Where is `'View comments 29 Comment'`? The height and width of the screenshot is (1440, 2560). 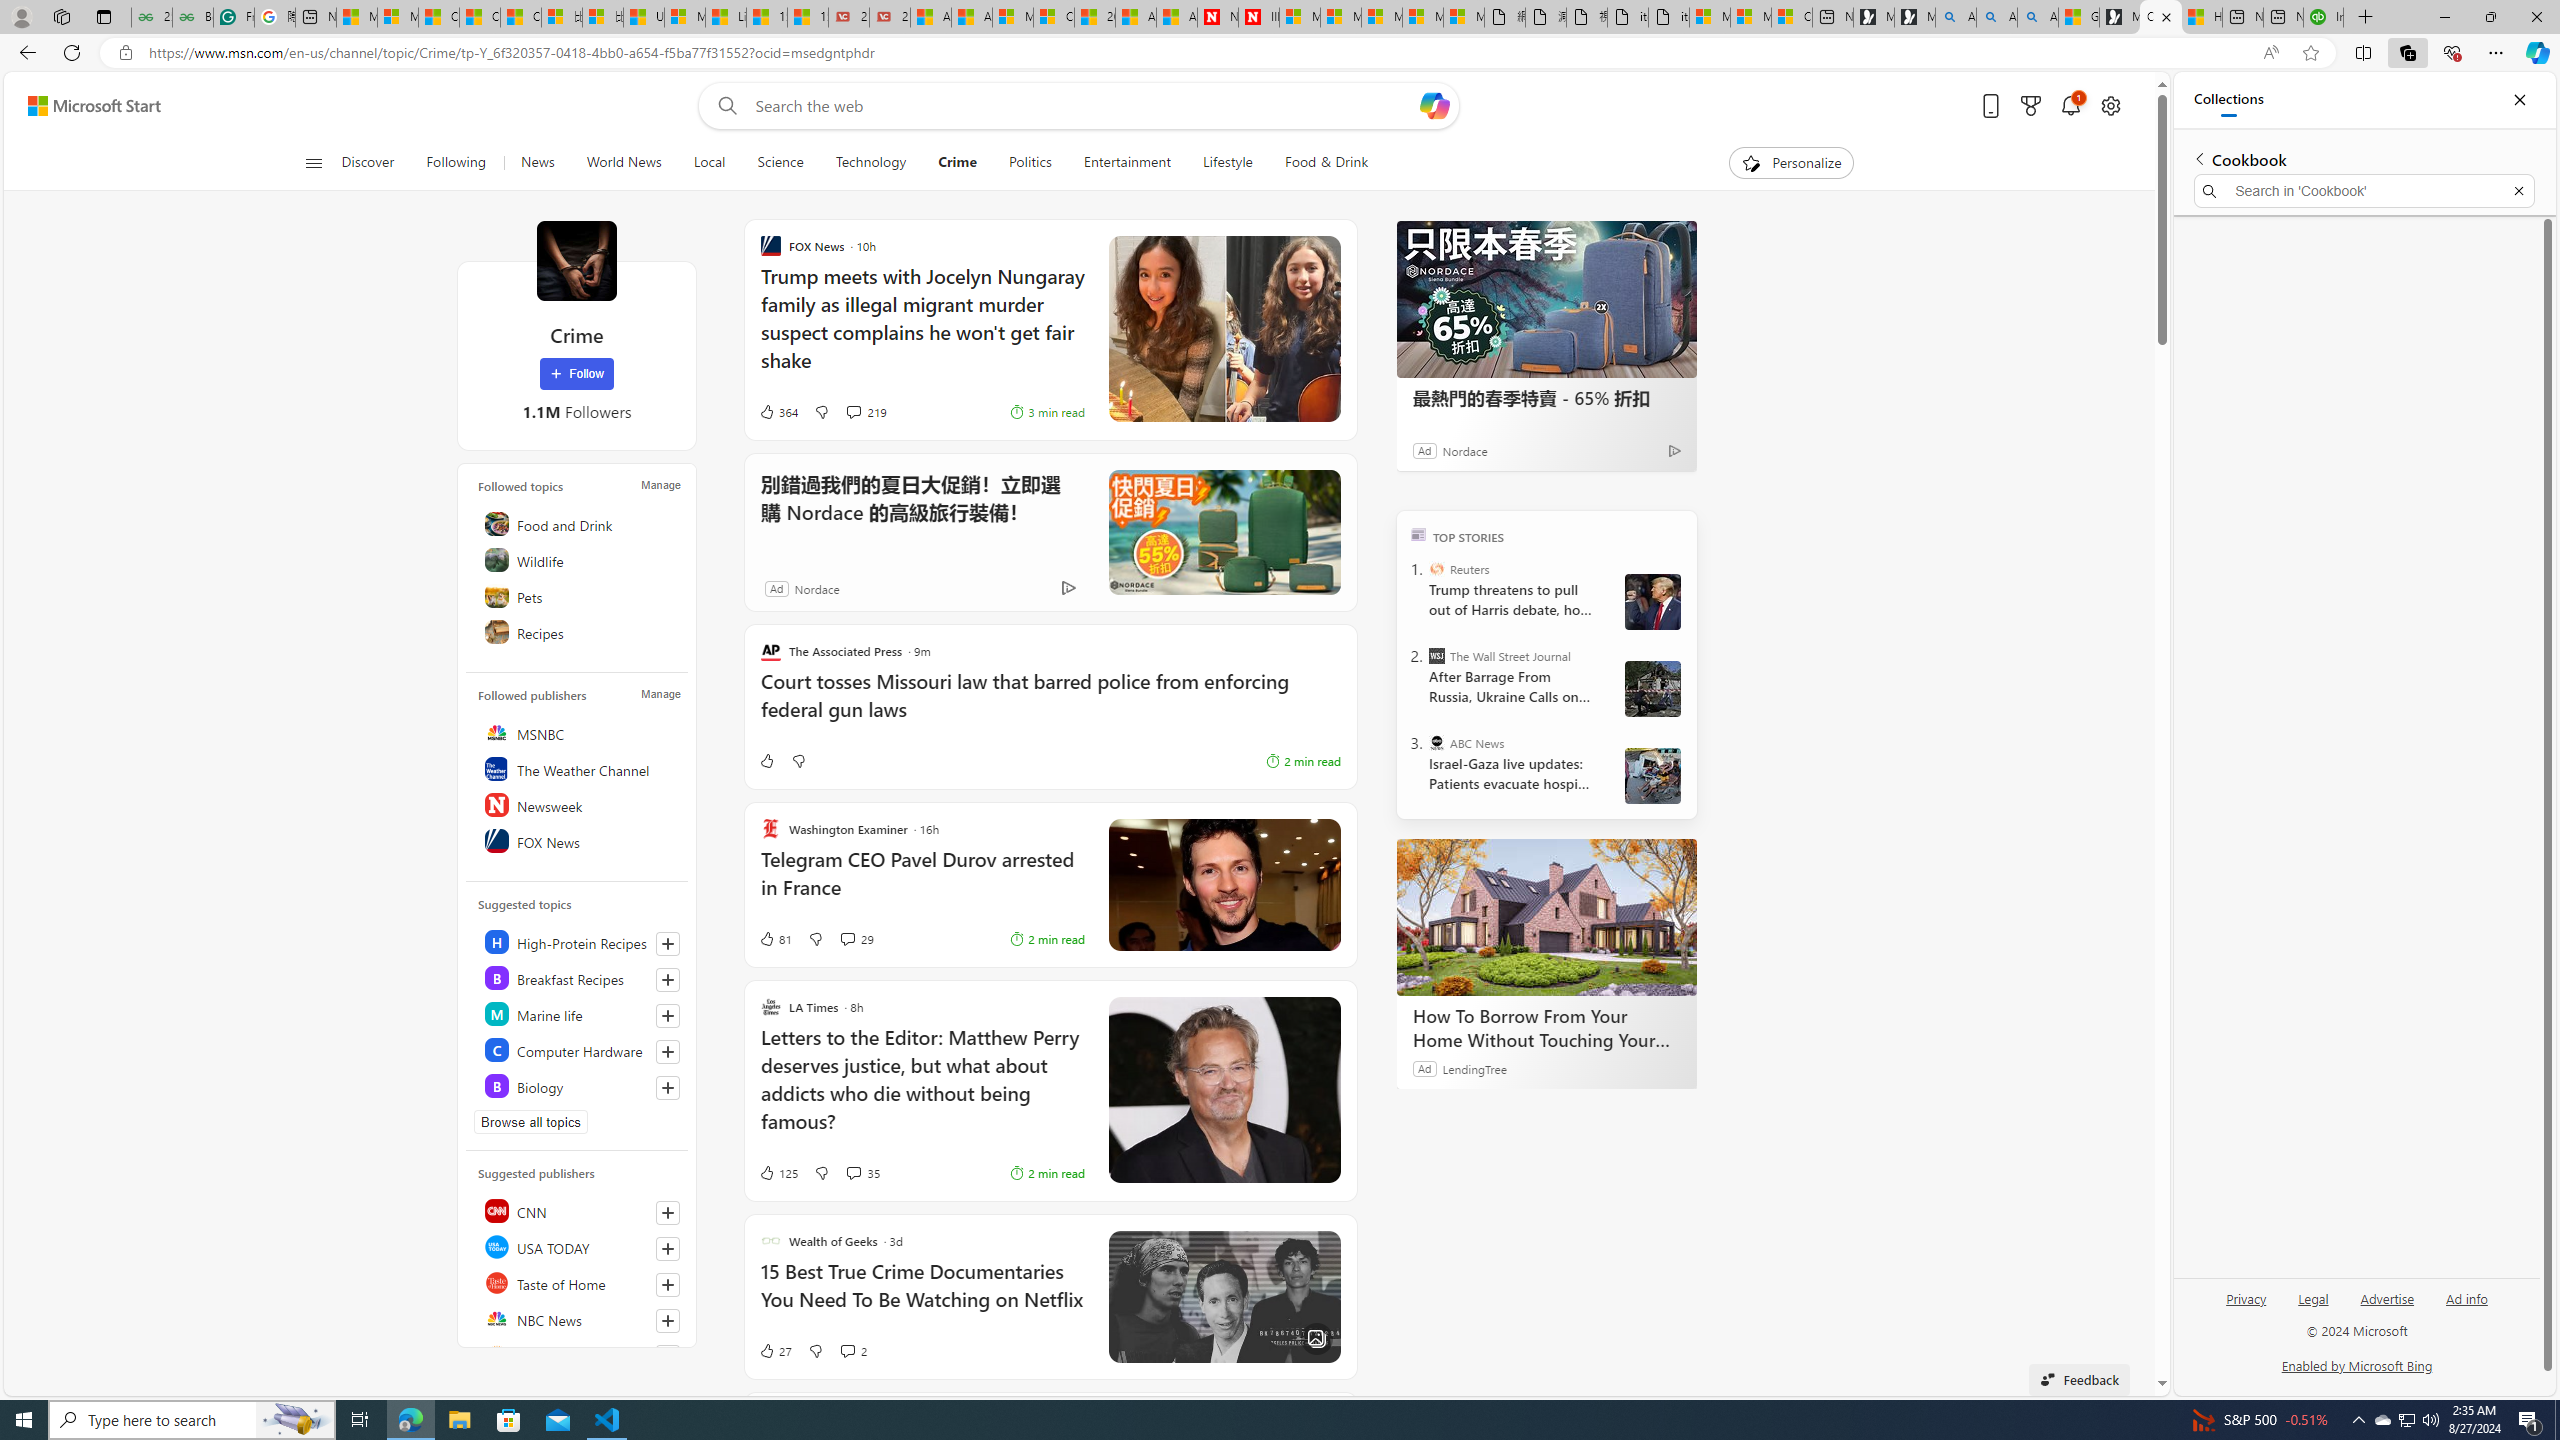
'View comments 29 Comment' is located at coordinates (847, 938).